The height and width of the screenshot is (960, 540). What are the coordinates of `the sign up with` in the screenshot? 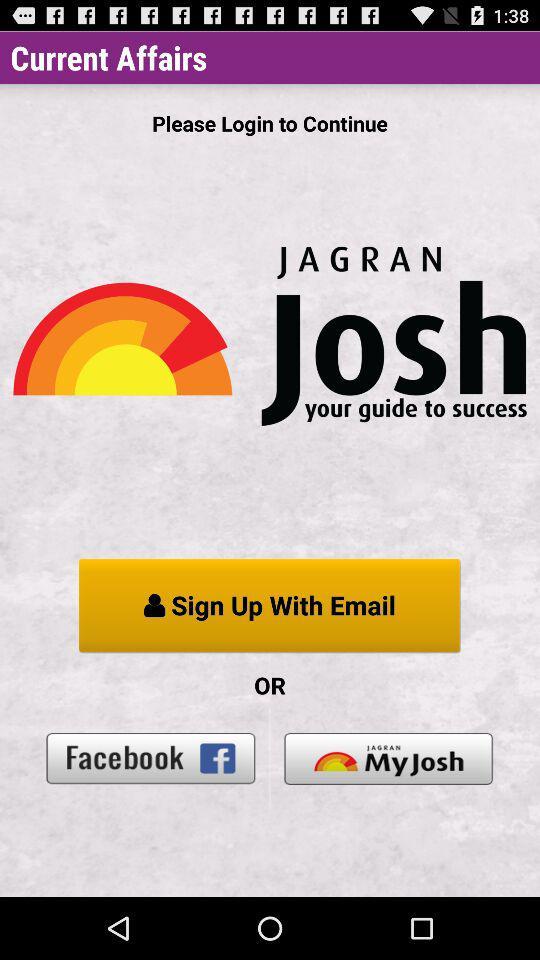 It's located at (270, 605).